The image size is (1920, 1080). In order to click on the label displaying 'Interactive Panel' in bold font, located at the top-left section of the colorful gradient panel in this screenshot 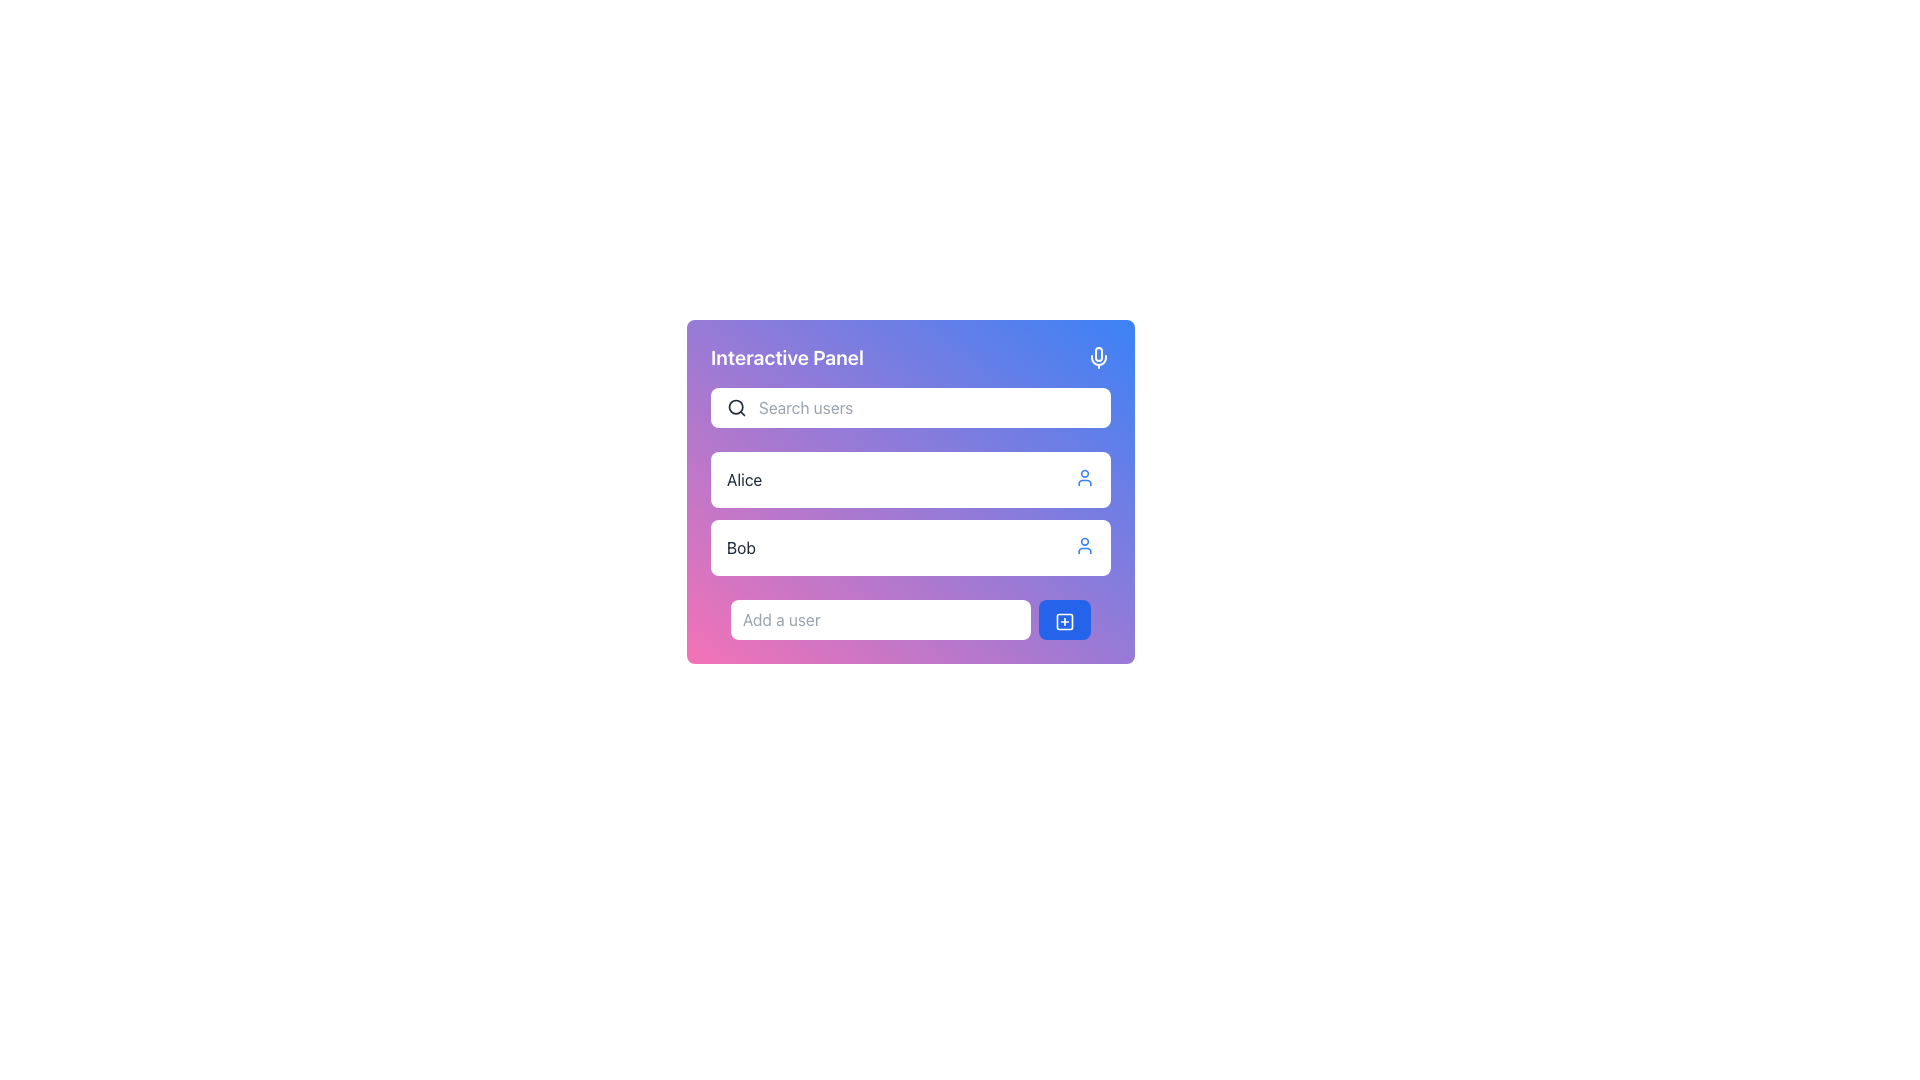, I will do `click(786, 357)`.